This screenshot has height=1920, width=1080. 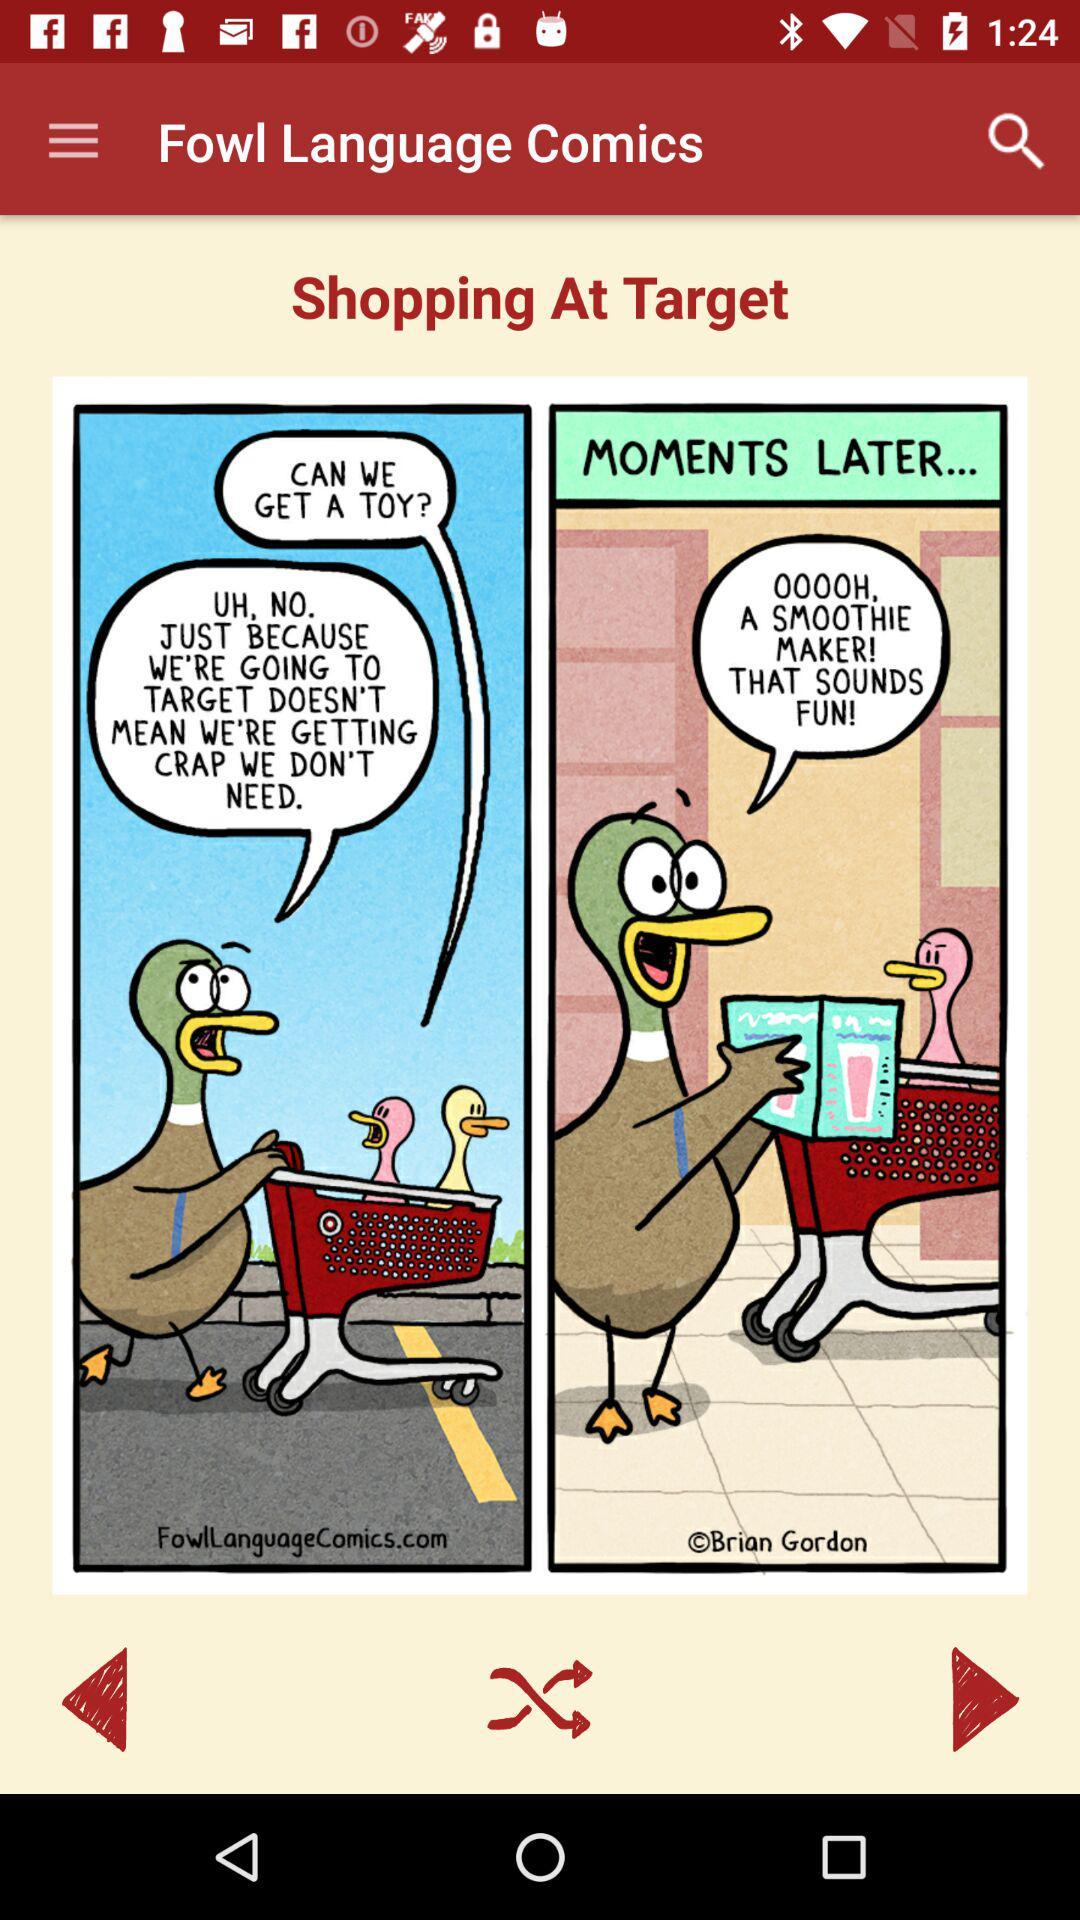 What do you see at coordinates (540, 1698) in the screenshot?
I see `the close icon` at bounding box center [540, 1698].